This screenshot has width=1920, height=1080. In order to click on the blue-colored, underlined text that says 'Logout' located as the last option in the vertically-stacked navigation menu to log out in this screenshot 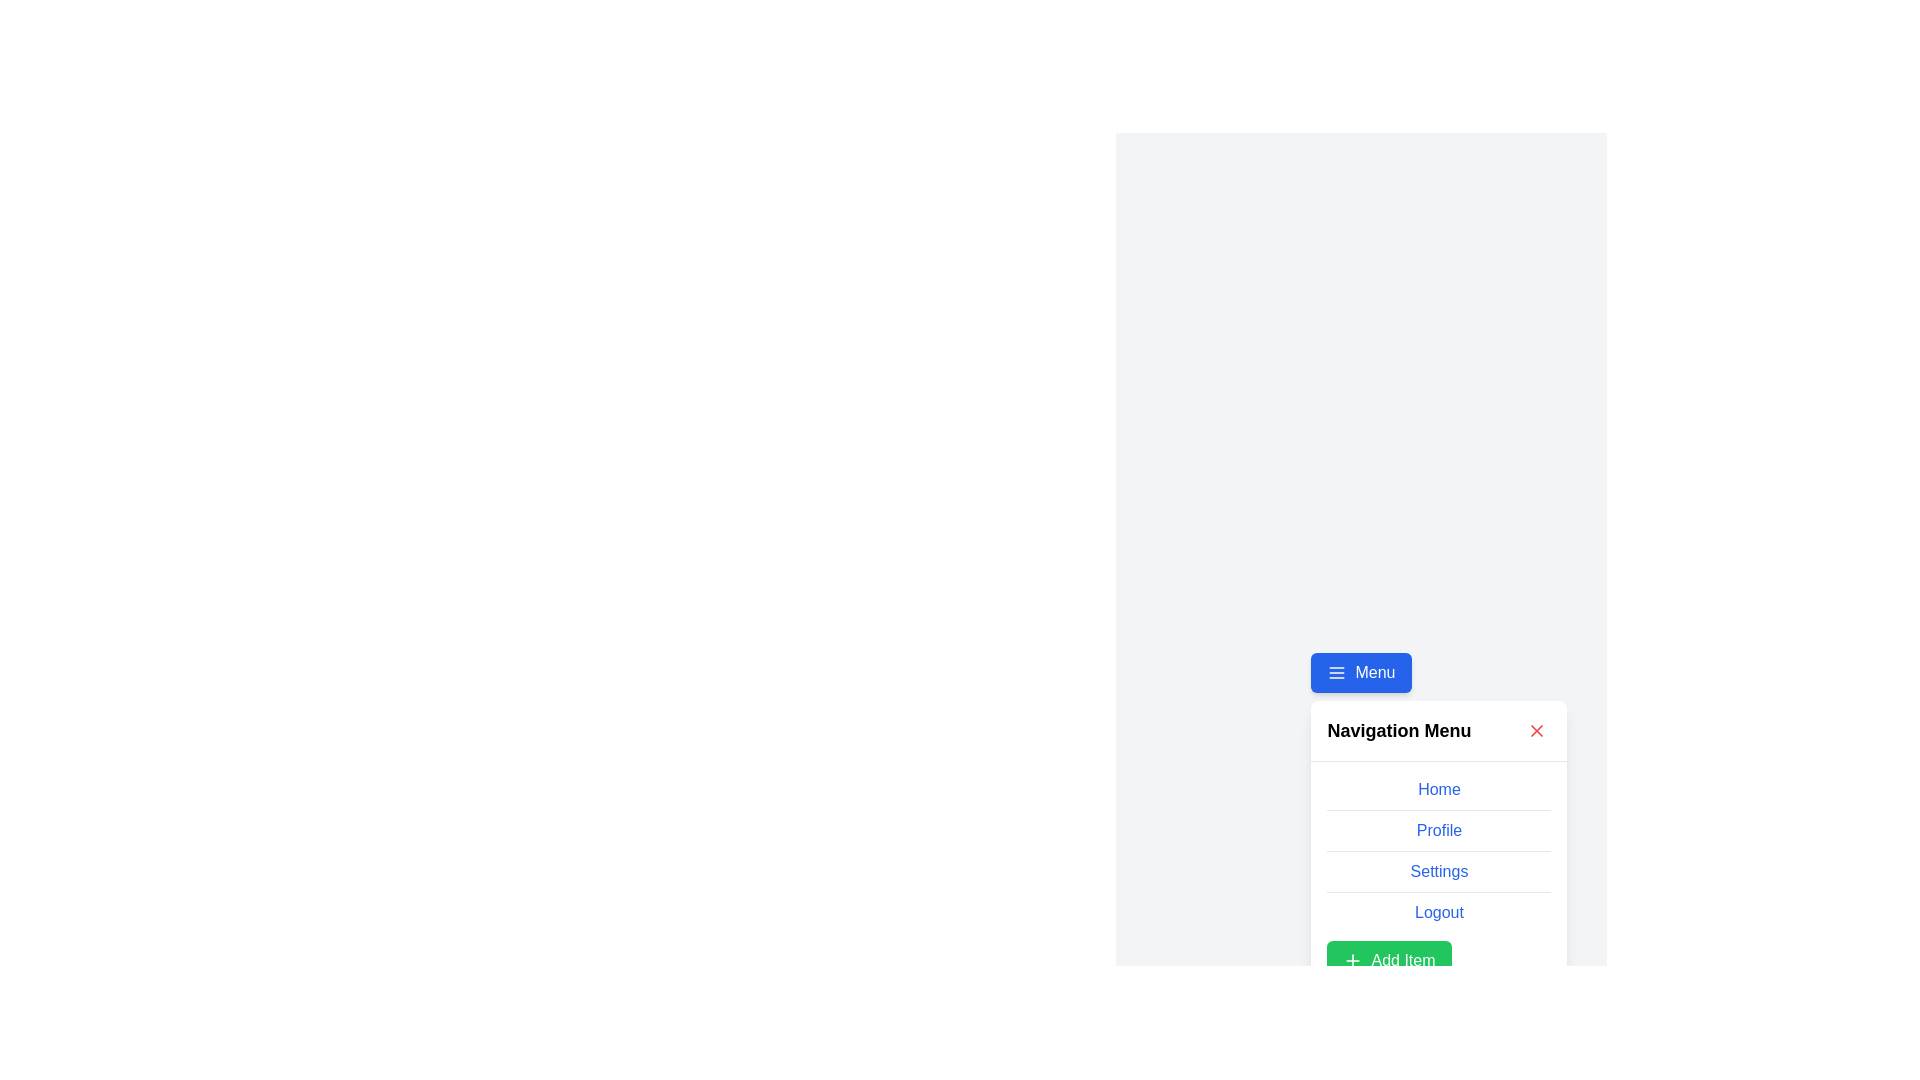, I will do `click(1438, 913)`.